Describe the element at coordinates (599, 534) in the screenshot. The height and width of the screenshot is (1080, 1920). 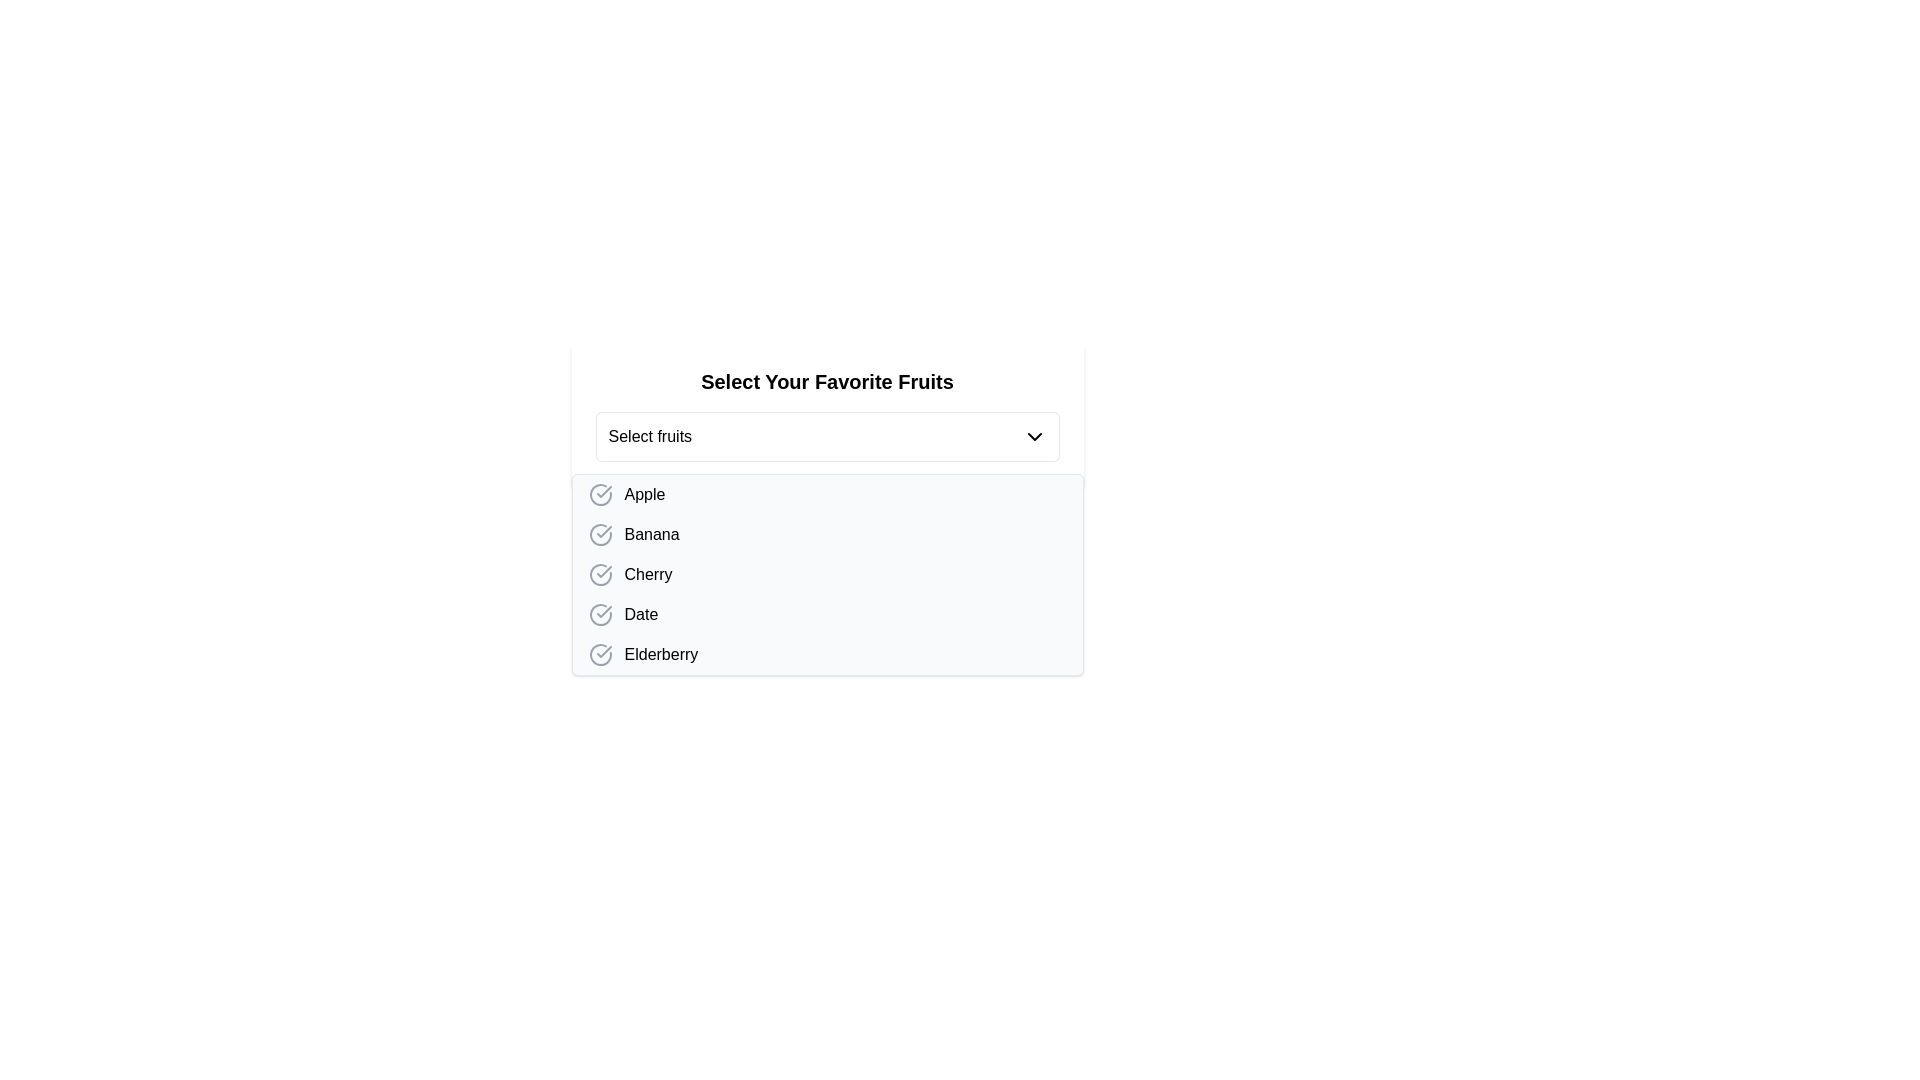
I see `the circular gray icon with a checkmark inside, located to the left of the text 'Banana' in the selectable items list` at that location.